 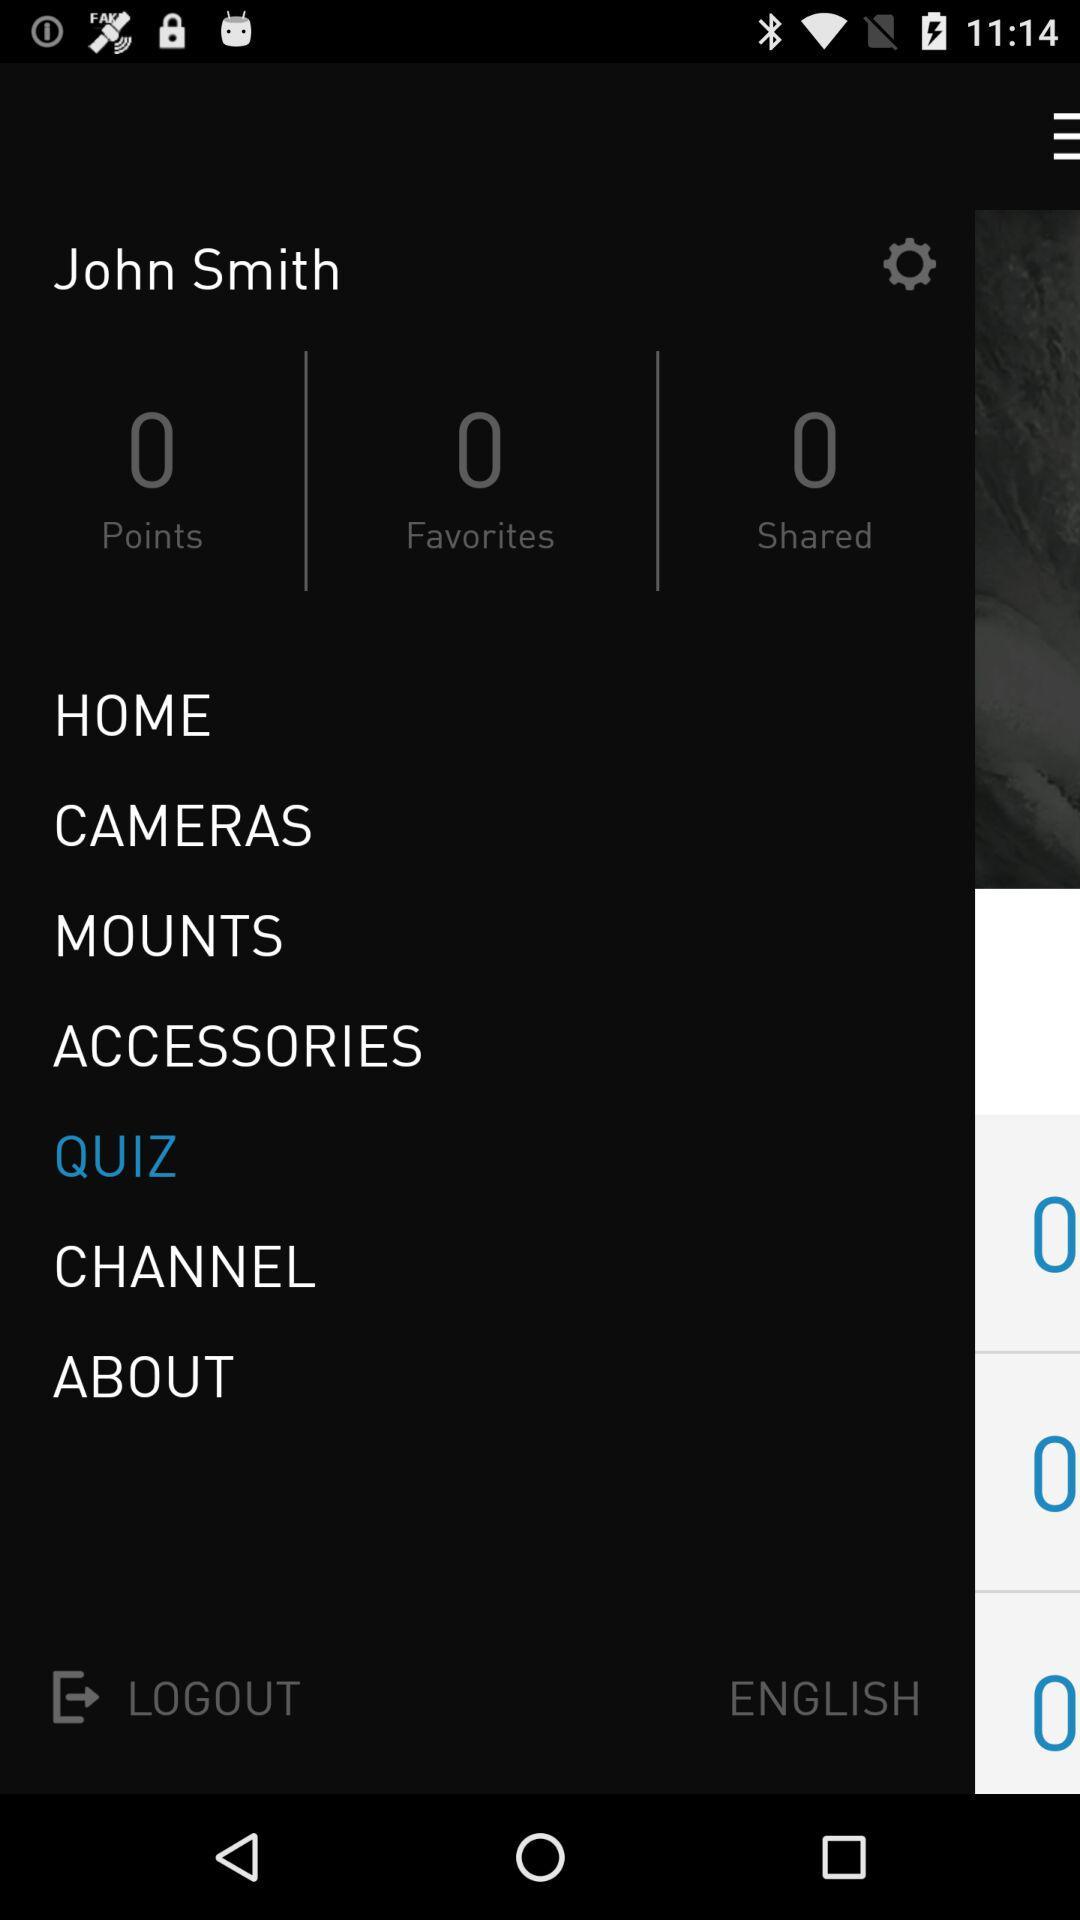 I want to click on the english icon, so click(x=825, y=1696).